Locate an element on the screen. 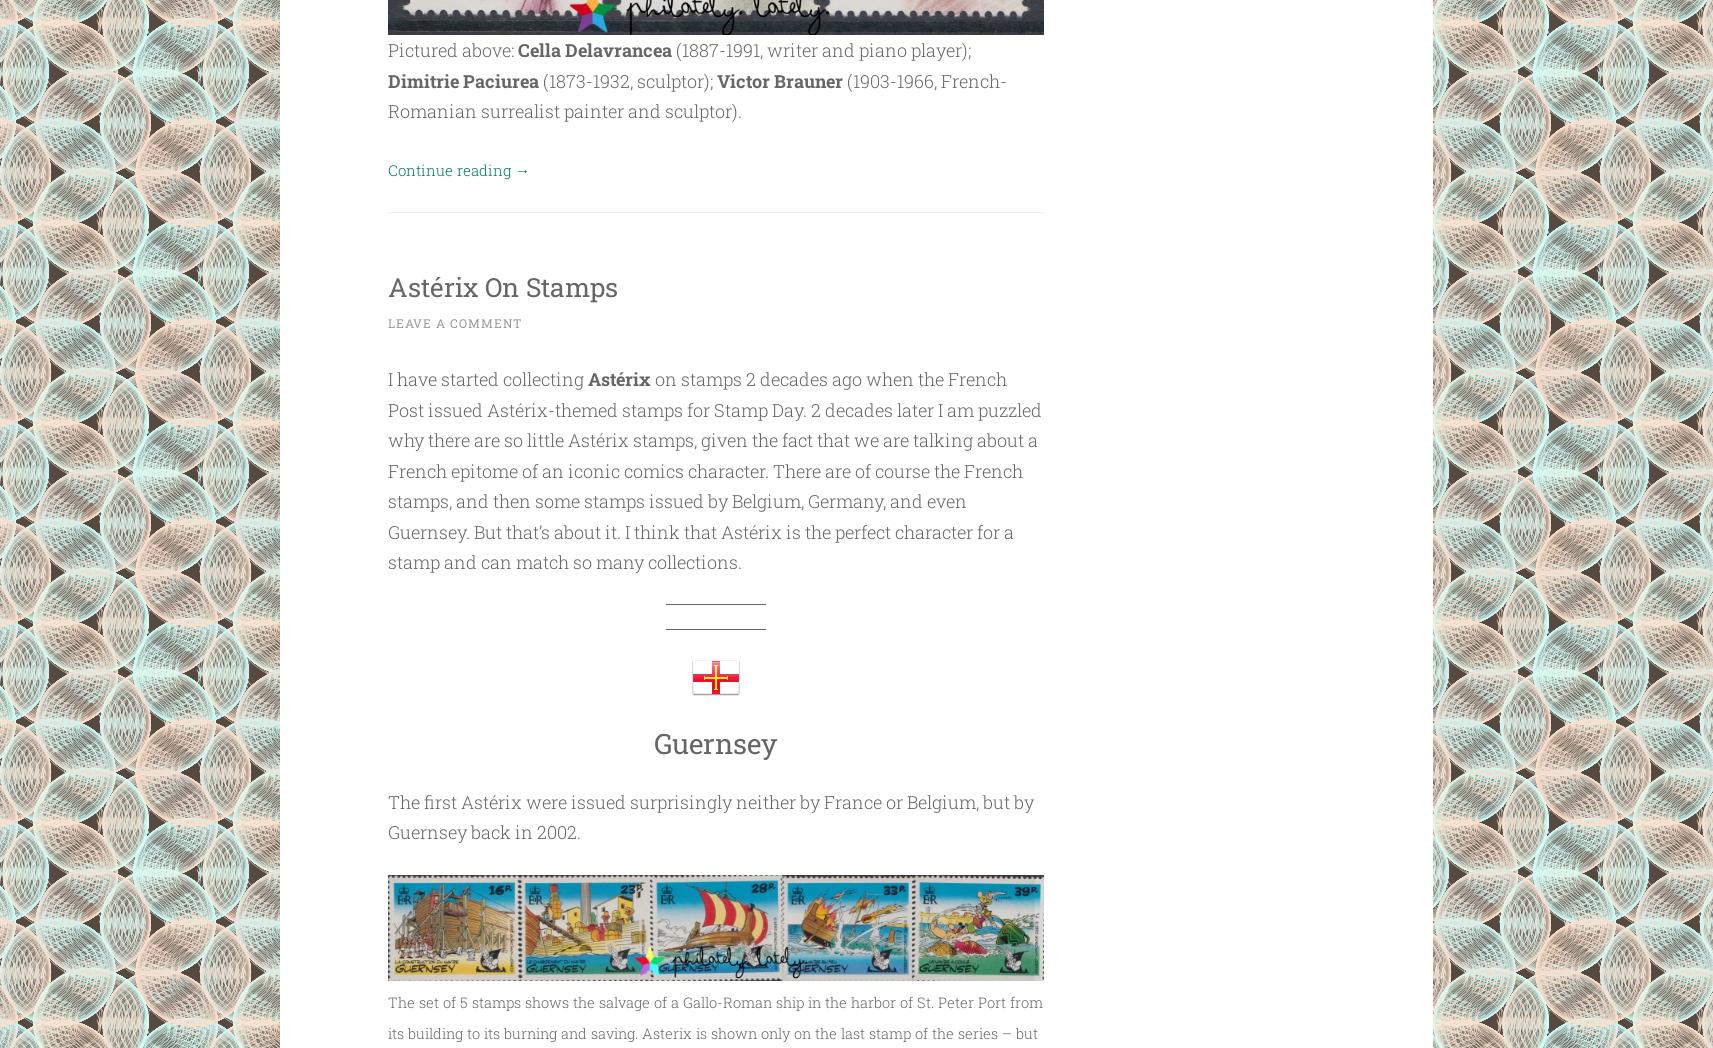  '(1903-1966, French-Romanian surrealist painter and sculptor).' is located at coordinates (696, 94).